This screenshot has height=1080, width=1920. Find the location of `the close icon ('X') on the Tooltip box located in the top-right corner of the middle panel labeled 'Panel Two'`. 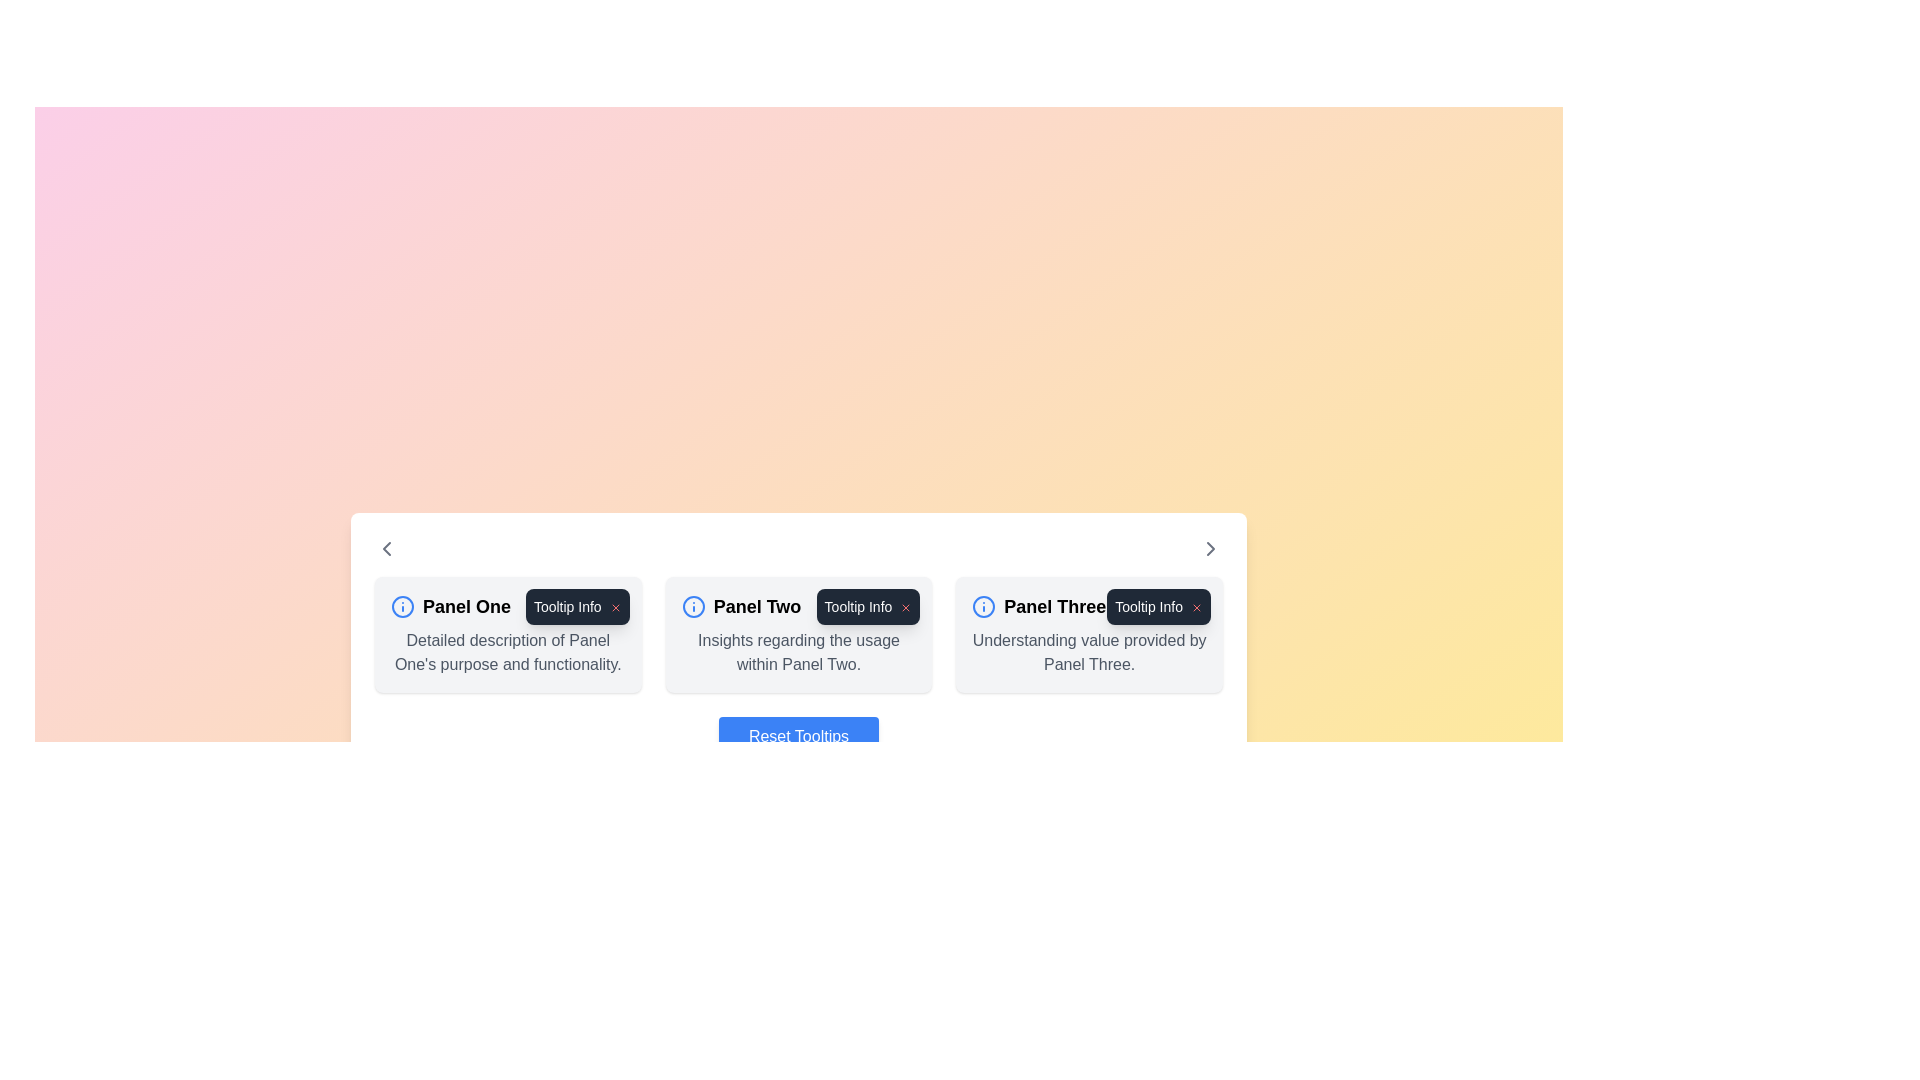

the close icon ('X') on the Tooltip box located in the top-right corner of the middle panel labeled 'Panel Two' is located at coordinates (868, 605).